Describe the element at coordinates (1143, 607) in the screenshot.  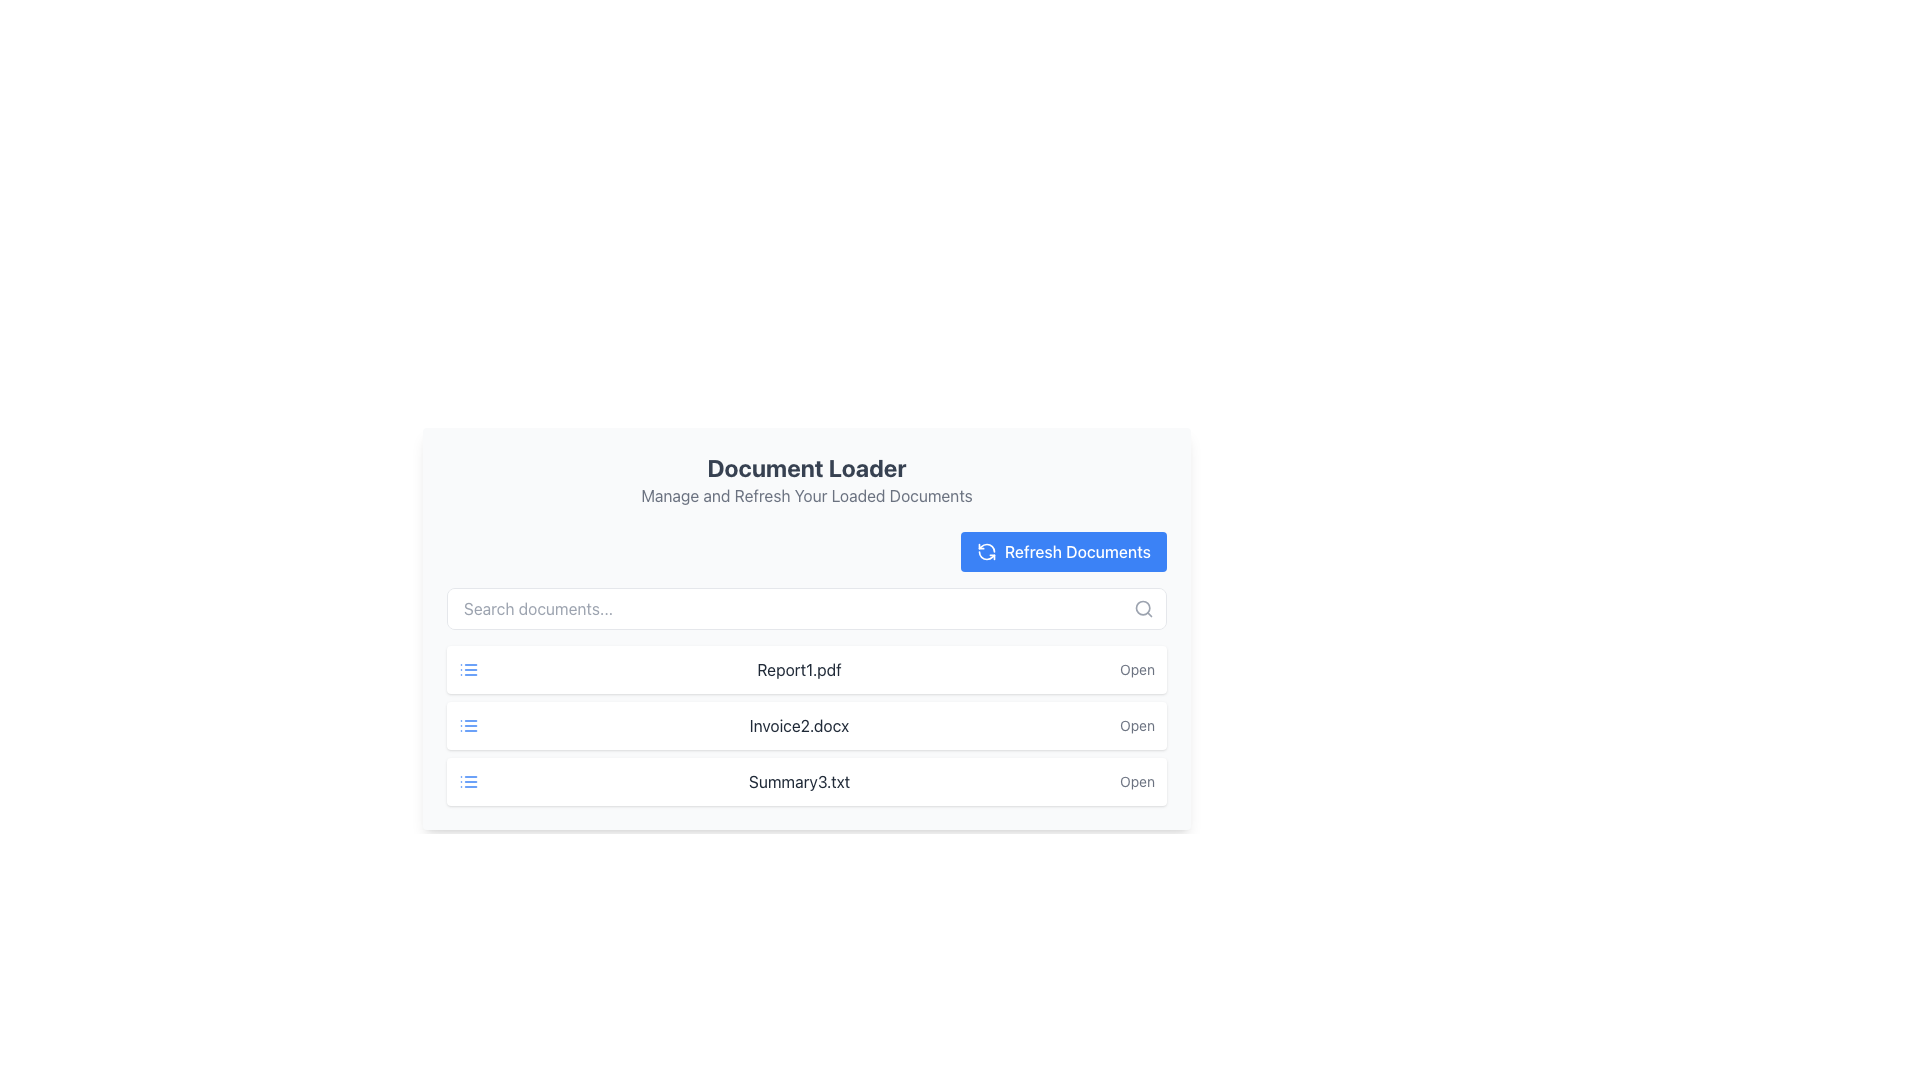
I see `the inner circle of the magnifying glass icon located to the right of the text input field in the search bar` at that location.